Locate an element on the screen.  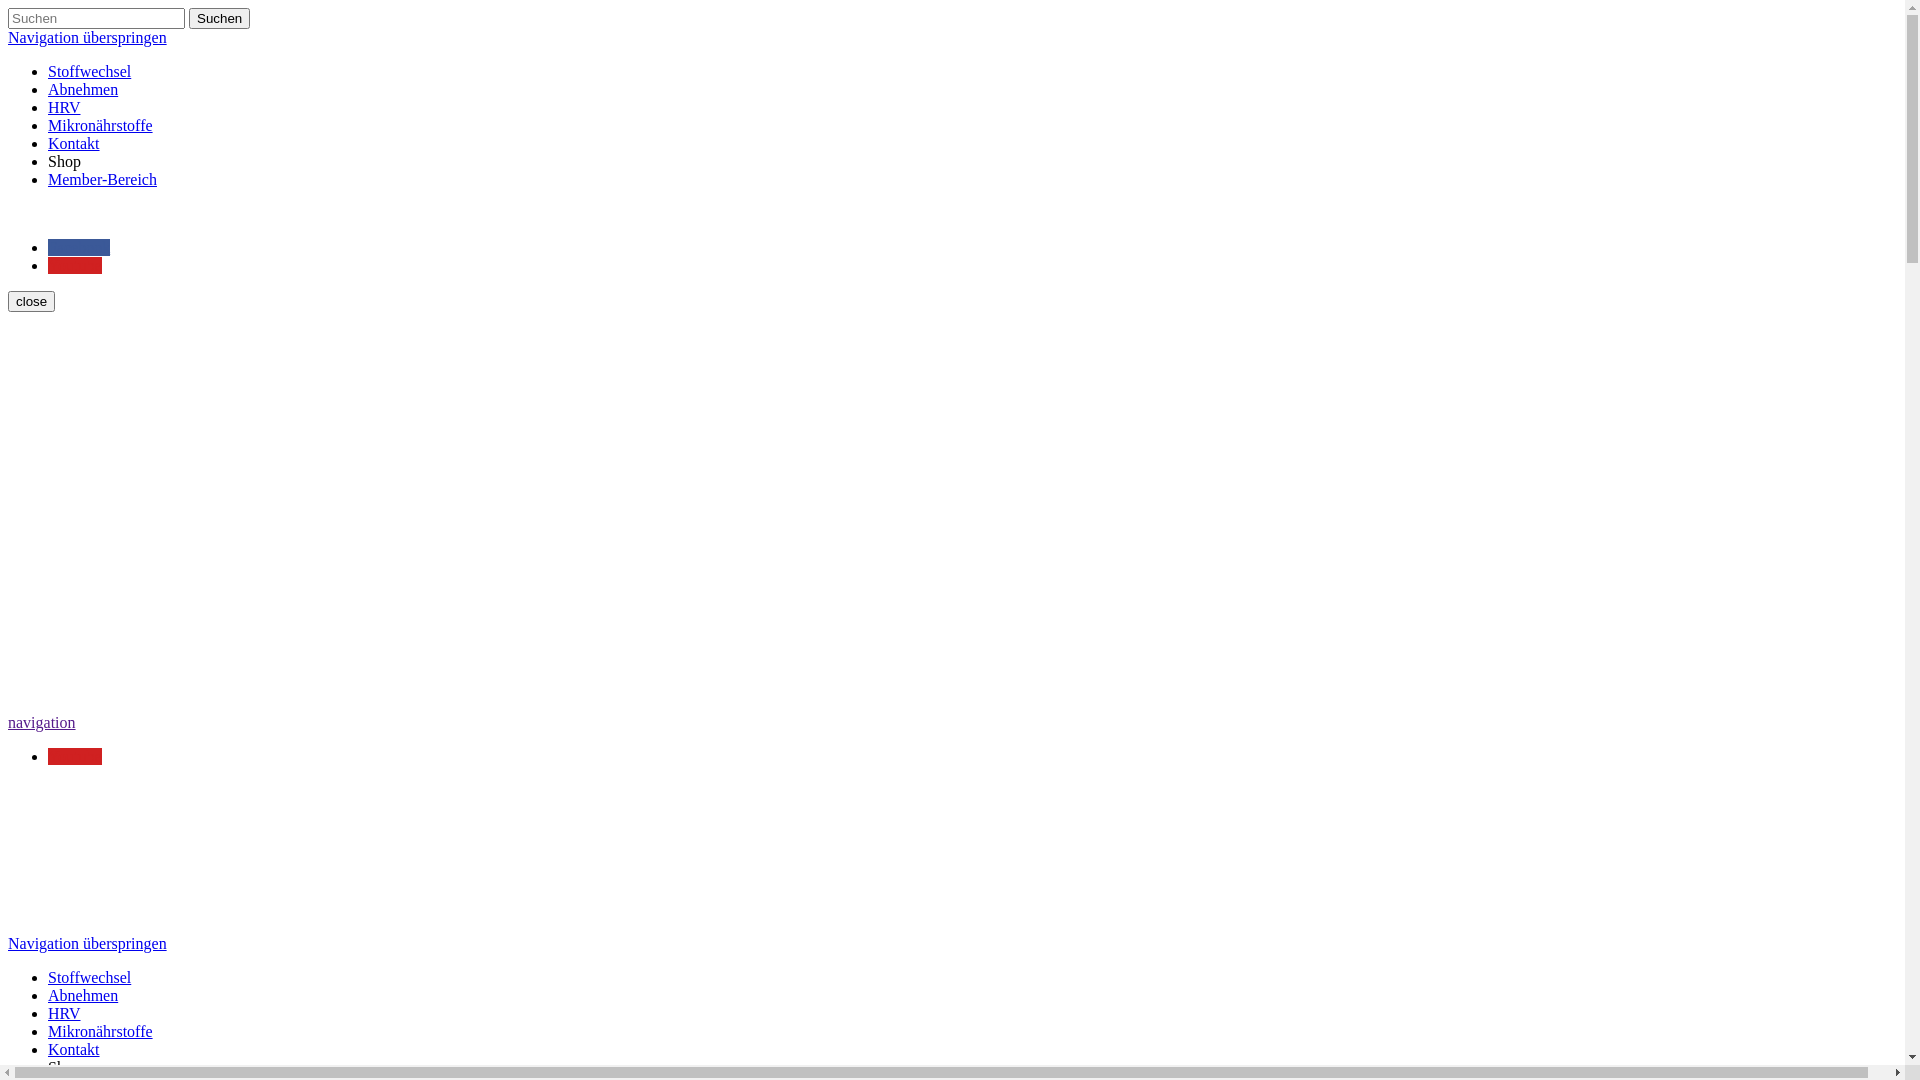
'Youtube' is located at coordinates (75, 264).